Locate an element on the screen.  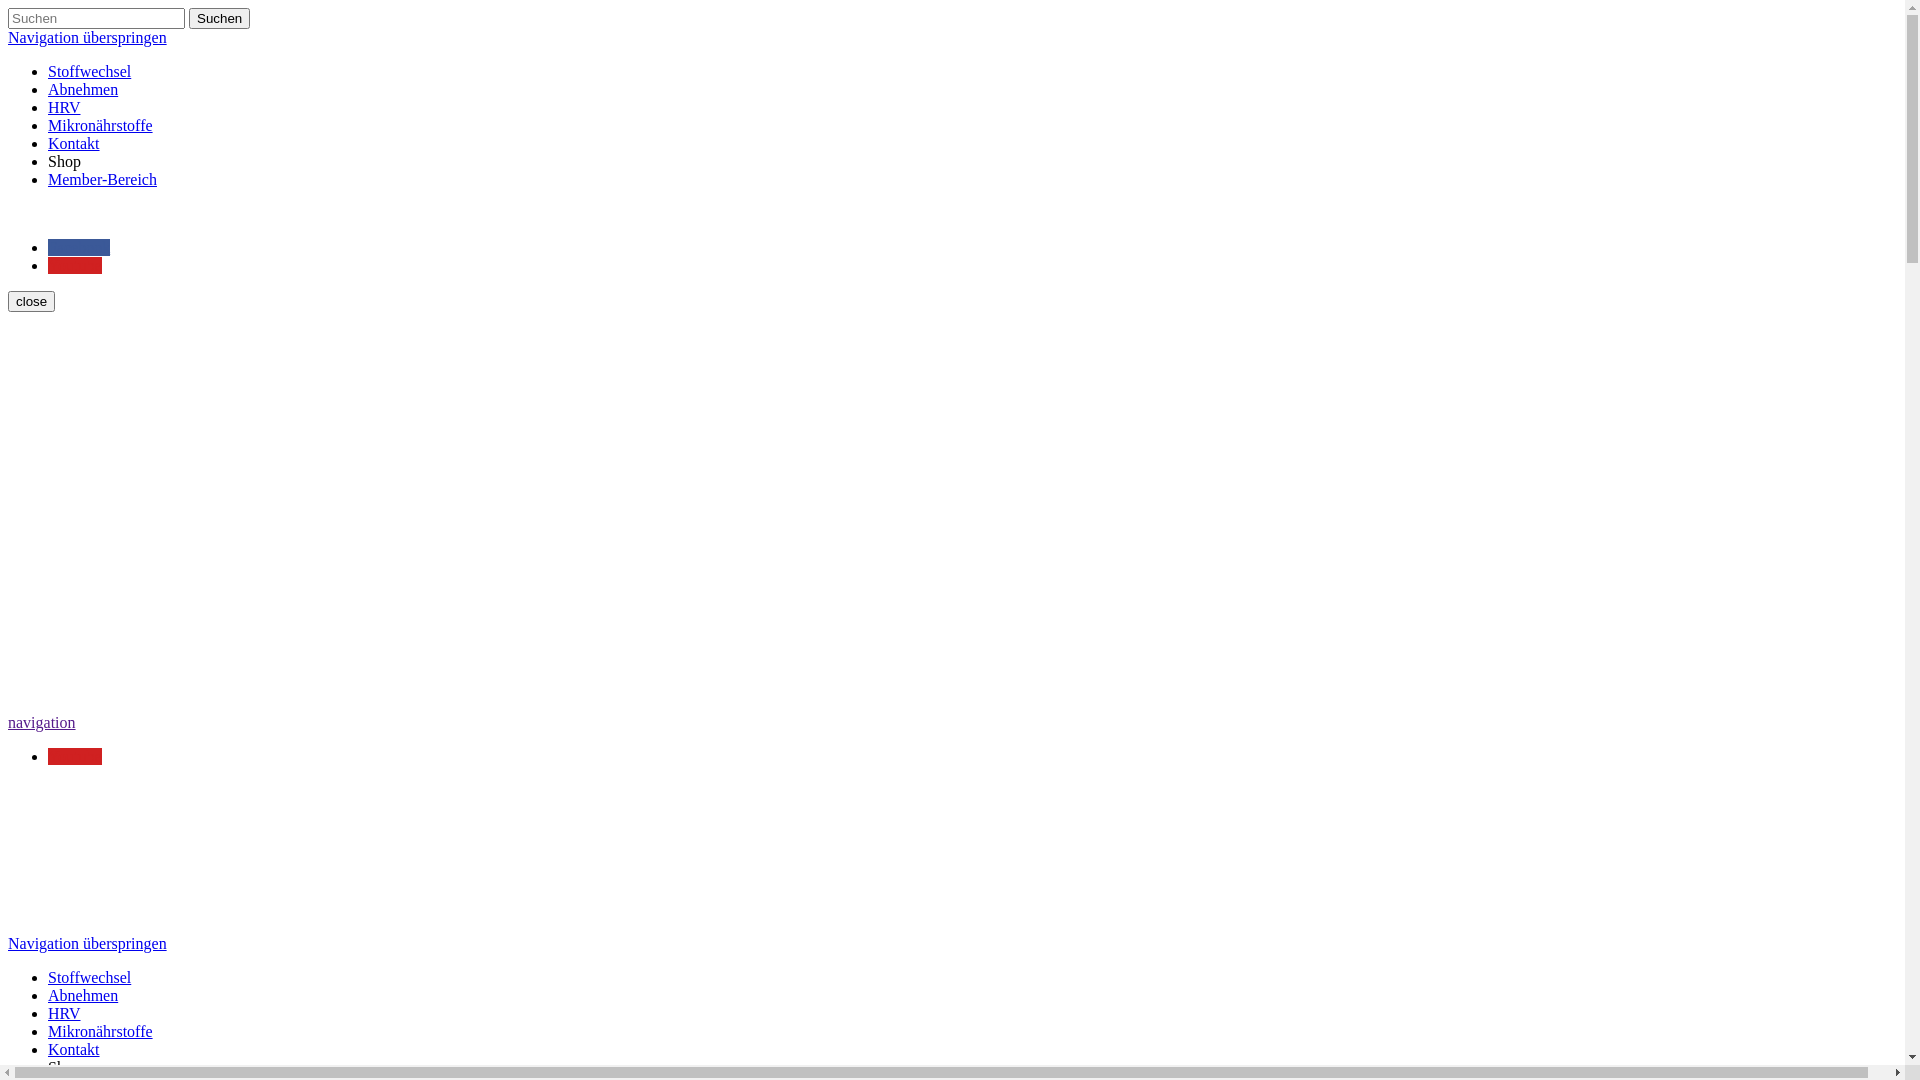
'Youtube' is located at coordinates (75, 264).